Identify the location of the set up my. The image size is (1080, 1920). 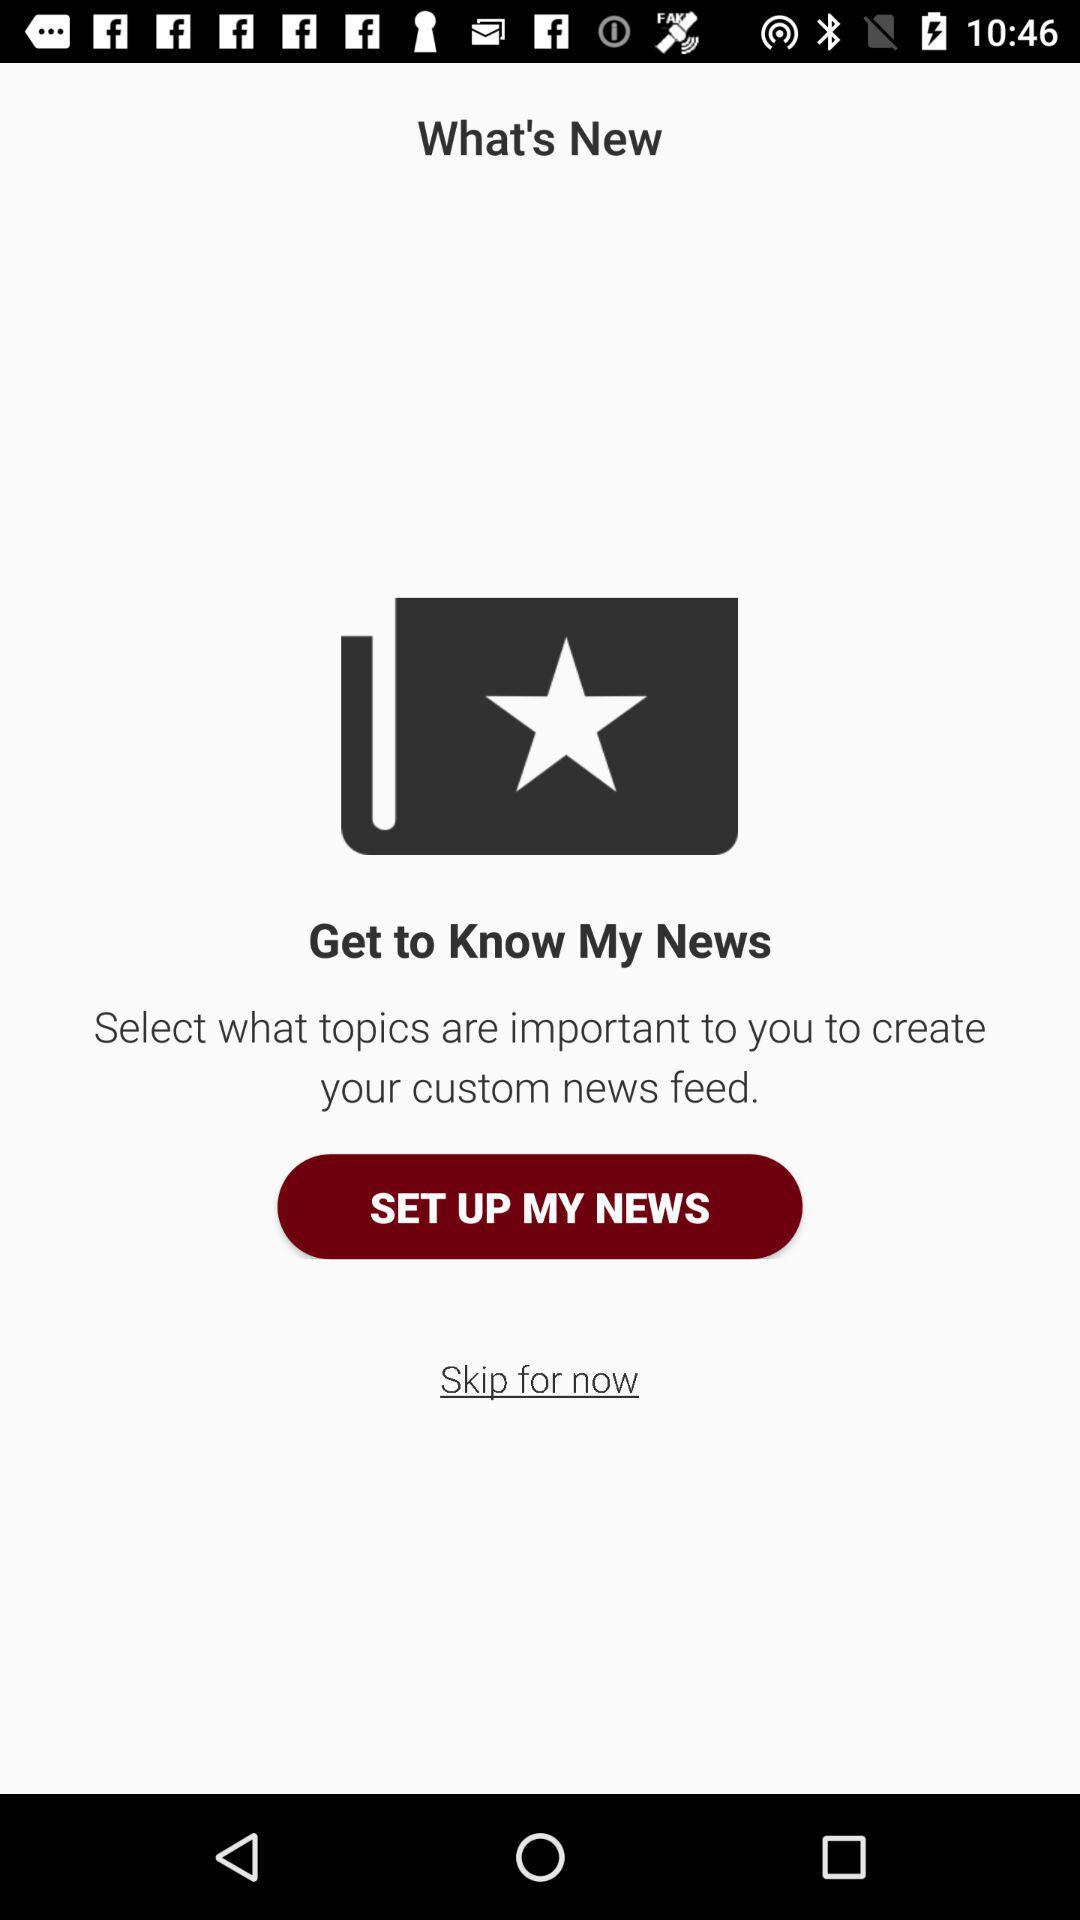
(540, 1205).